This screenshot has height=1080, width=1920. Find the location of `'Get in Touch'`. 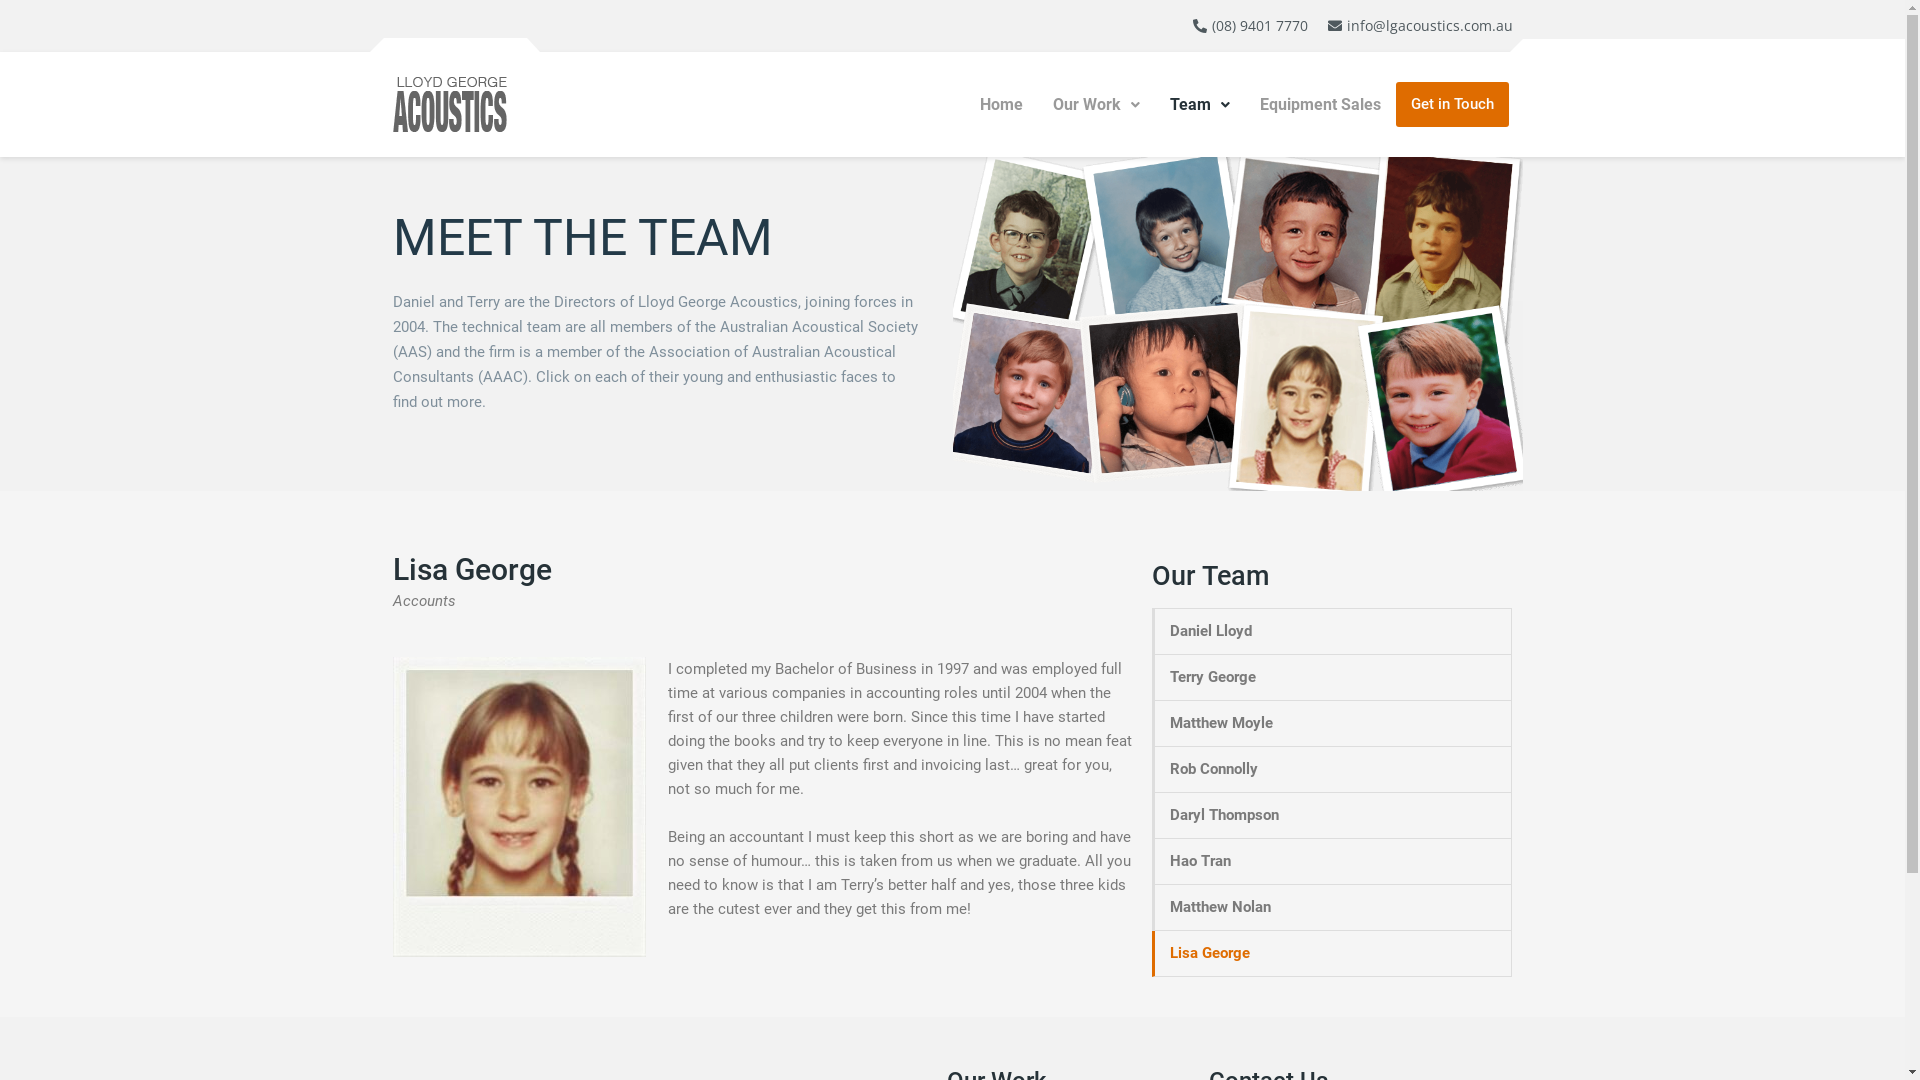

'Get in Touch' is located at coordinates (1452, 104).